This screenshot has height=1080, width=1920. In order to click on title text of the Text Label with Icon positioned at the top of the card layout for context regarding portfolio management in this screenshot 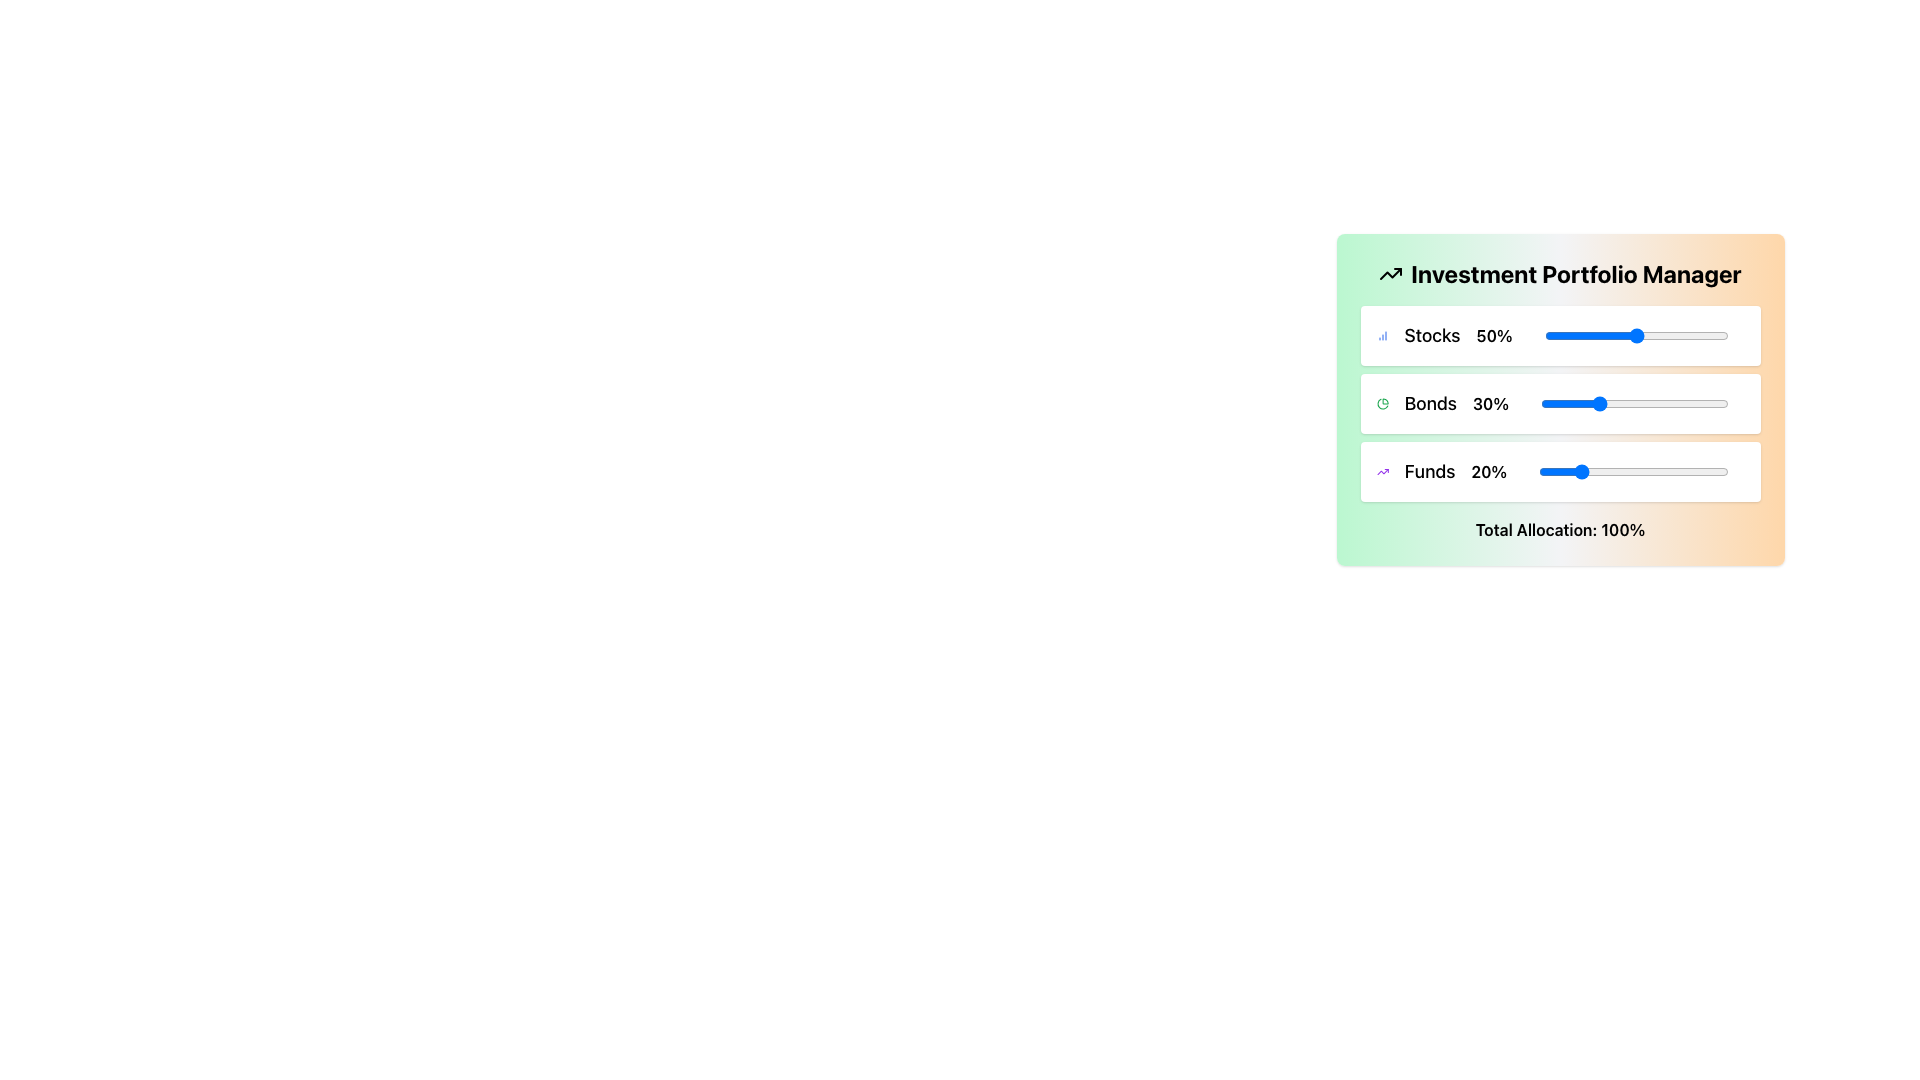, I will do `click(1559, 273)`.